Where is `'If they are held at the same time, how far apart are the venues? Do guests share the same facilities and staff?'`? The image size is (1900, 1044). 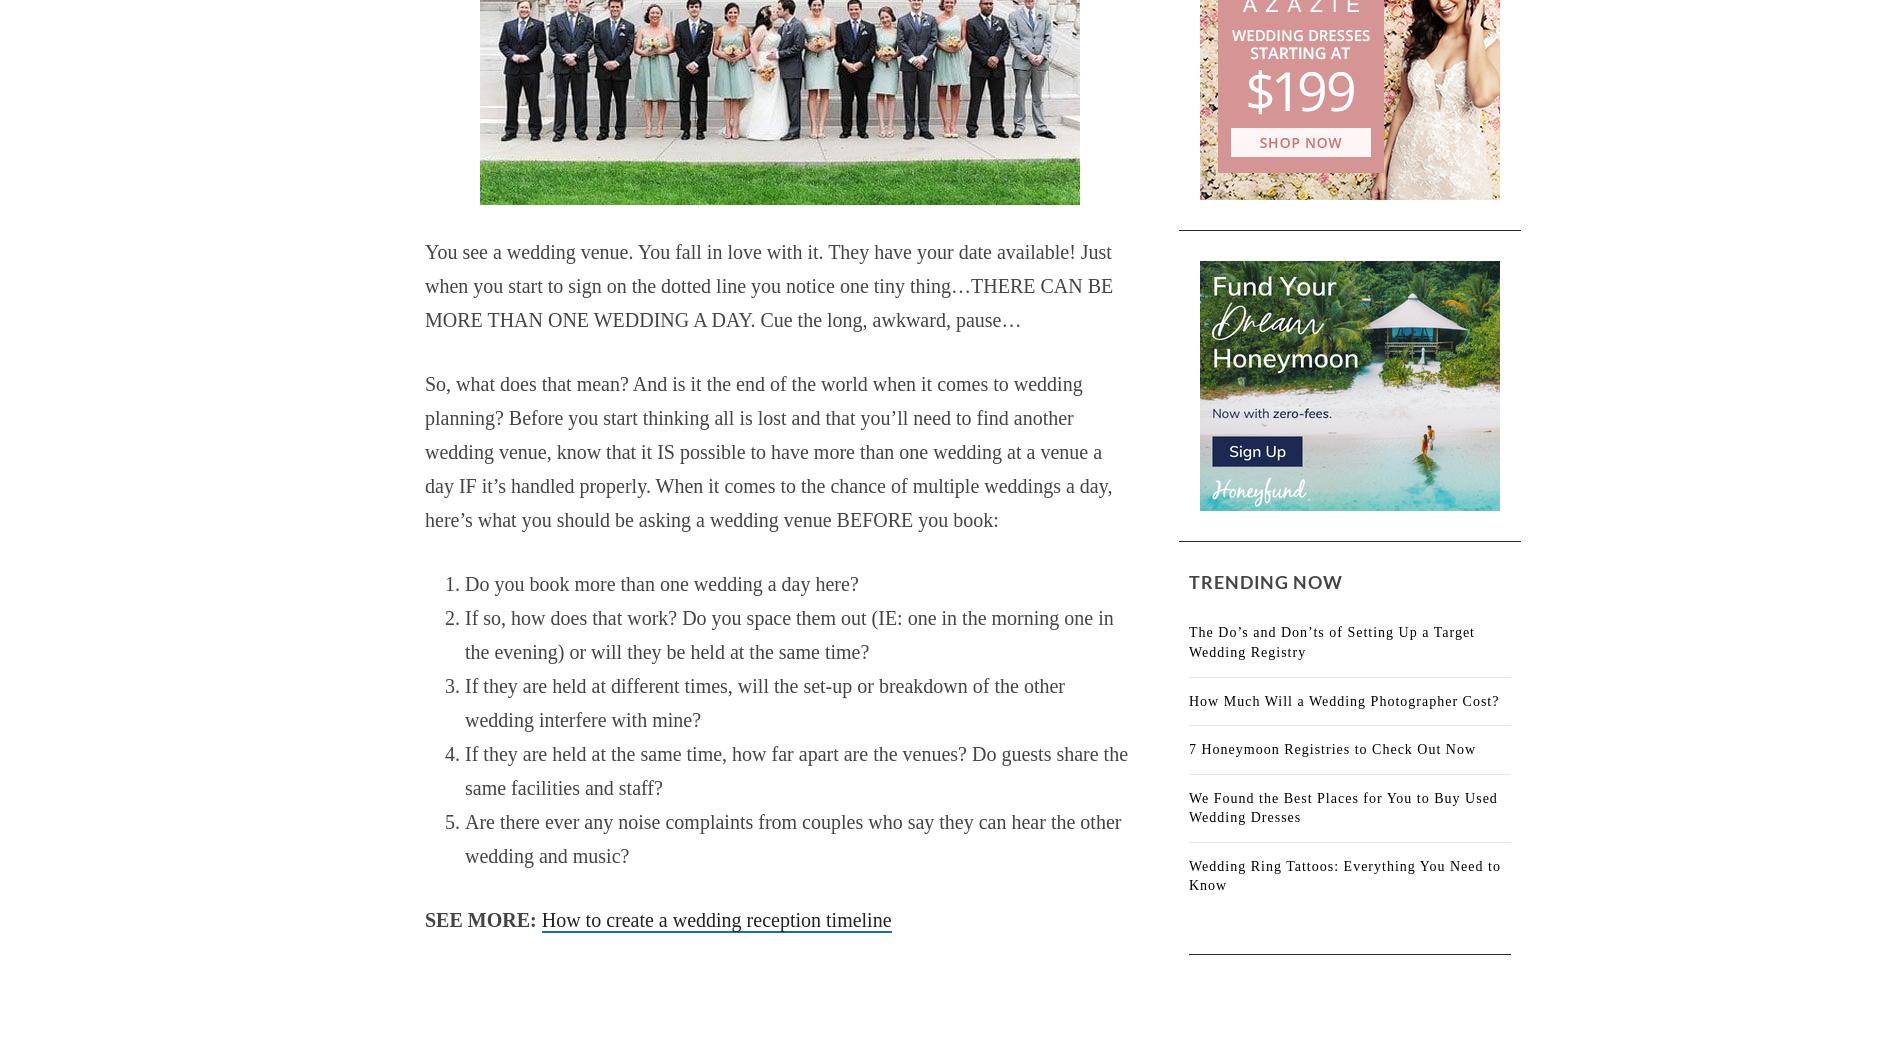 'If they are held at the same time, how far apart are the venues? Do guests share the same facilities and staff?' is located at coordinates (795, 770).